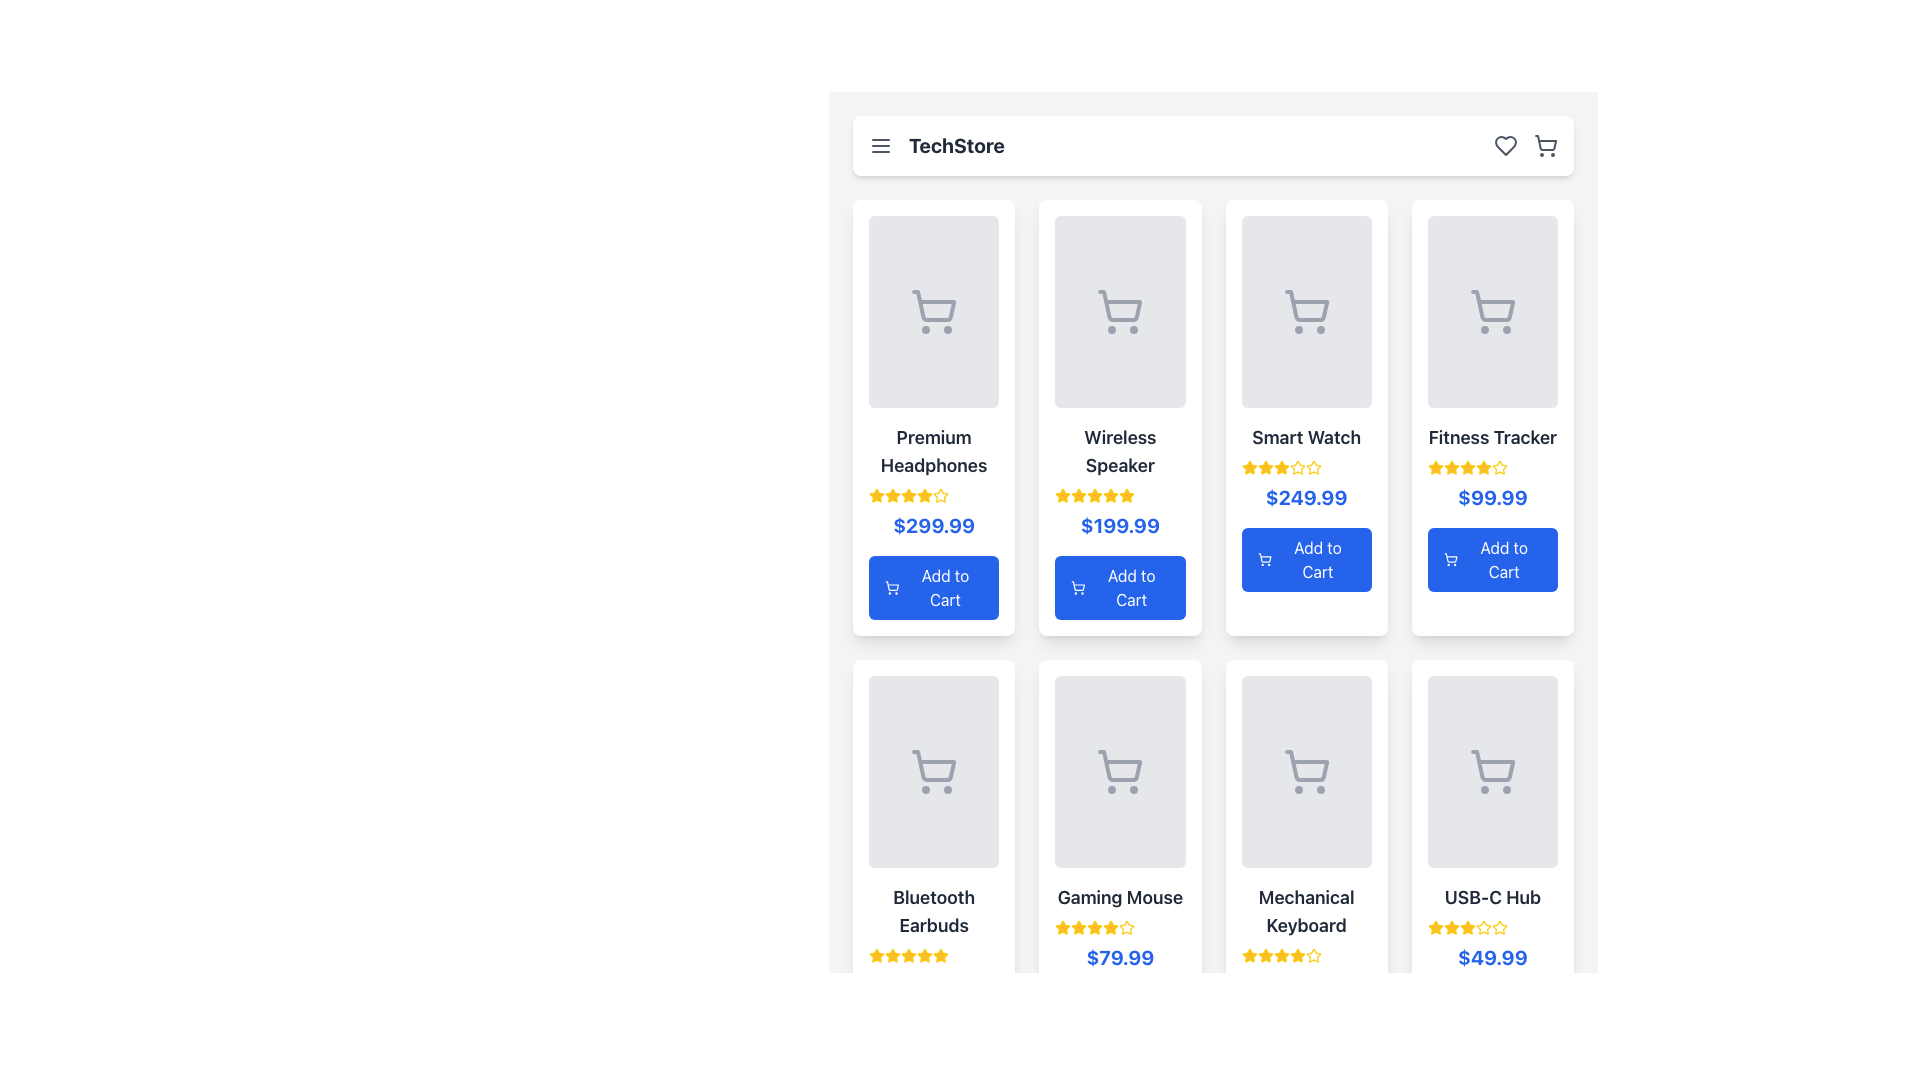 The width and height of the screenshot is (1920, 1080). What do you see at coordinates (891, 495) in the screenshot?
I see `the star icon that represents the rating of a product, located above the product price and below the product title in the first product card of the grid layout` at bounding box center [891, 495].